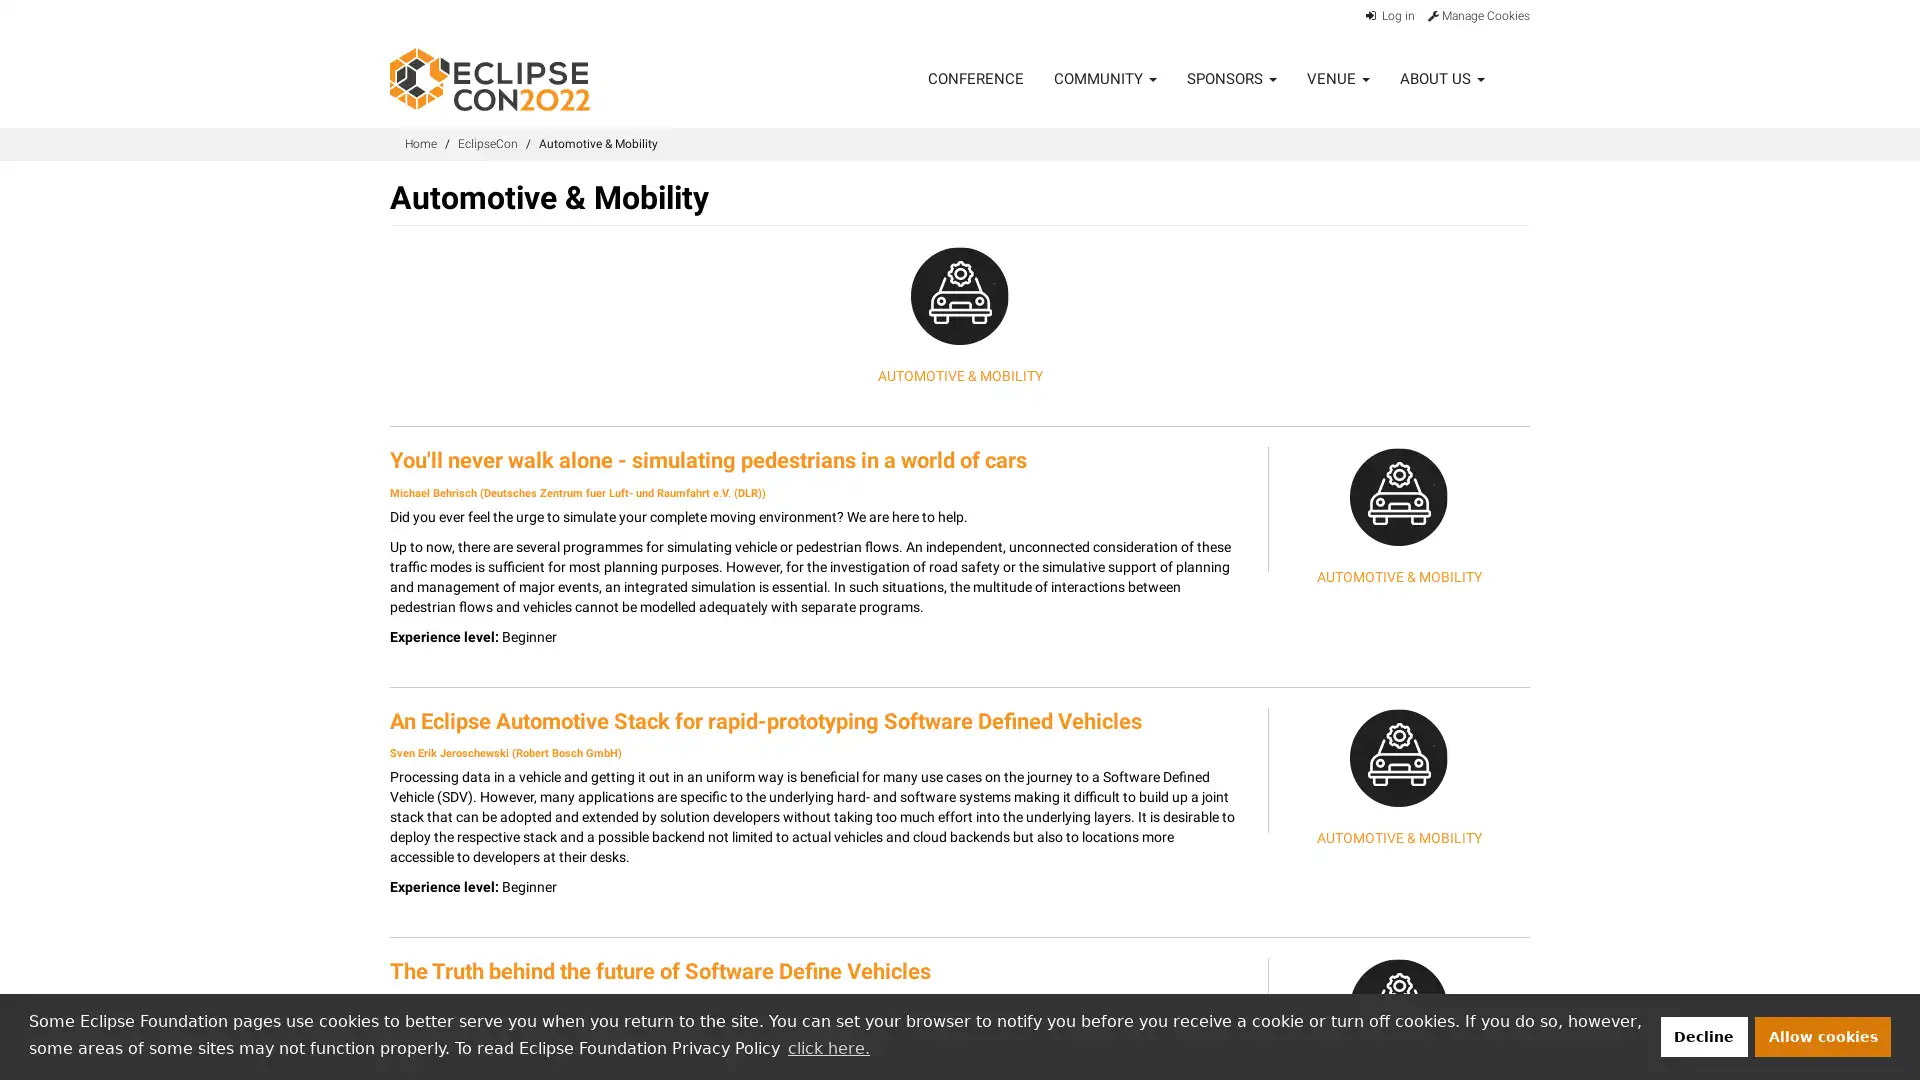  I want to click on allow cookies, so click(1823, 1035).